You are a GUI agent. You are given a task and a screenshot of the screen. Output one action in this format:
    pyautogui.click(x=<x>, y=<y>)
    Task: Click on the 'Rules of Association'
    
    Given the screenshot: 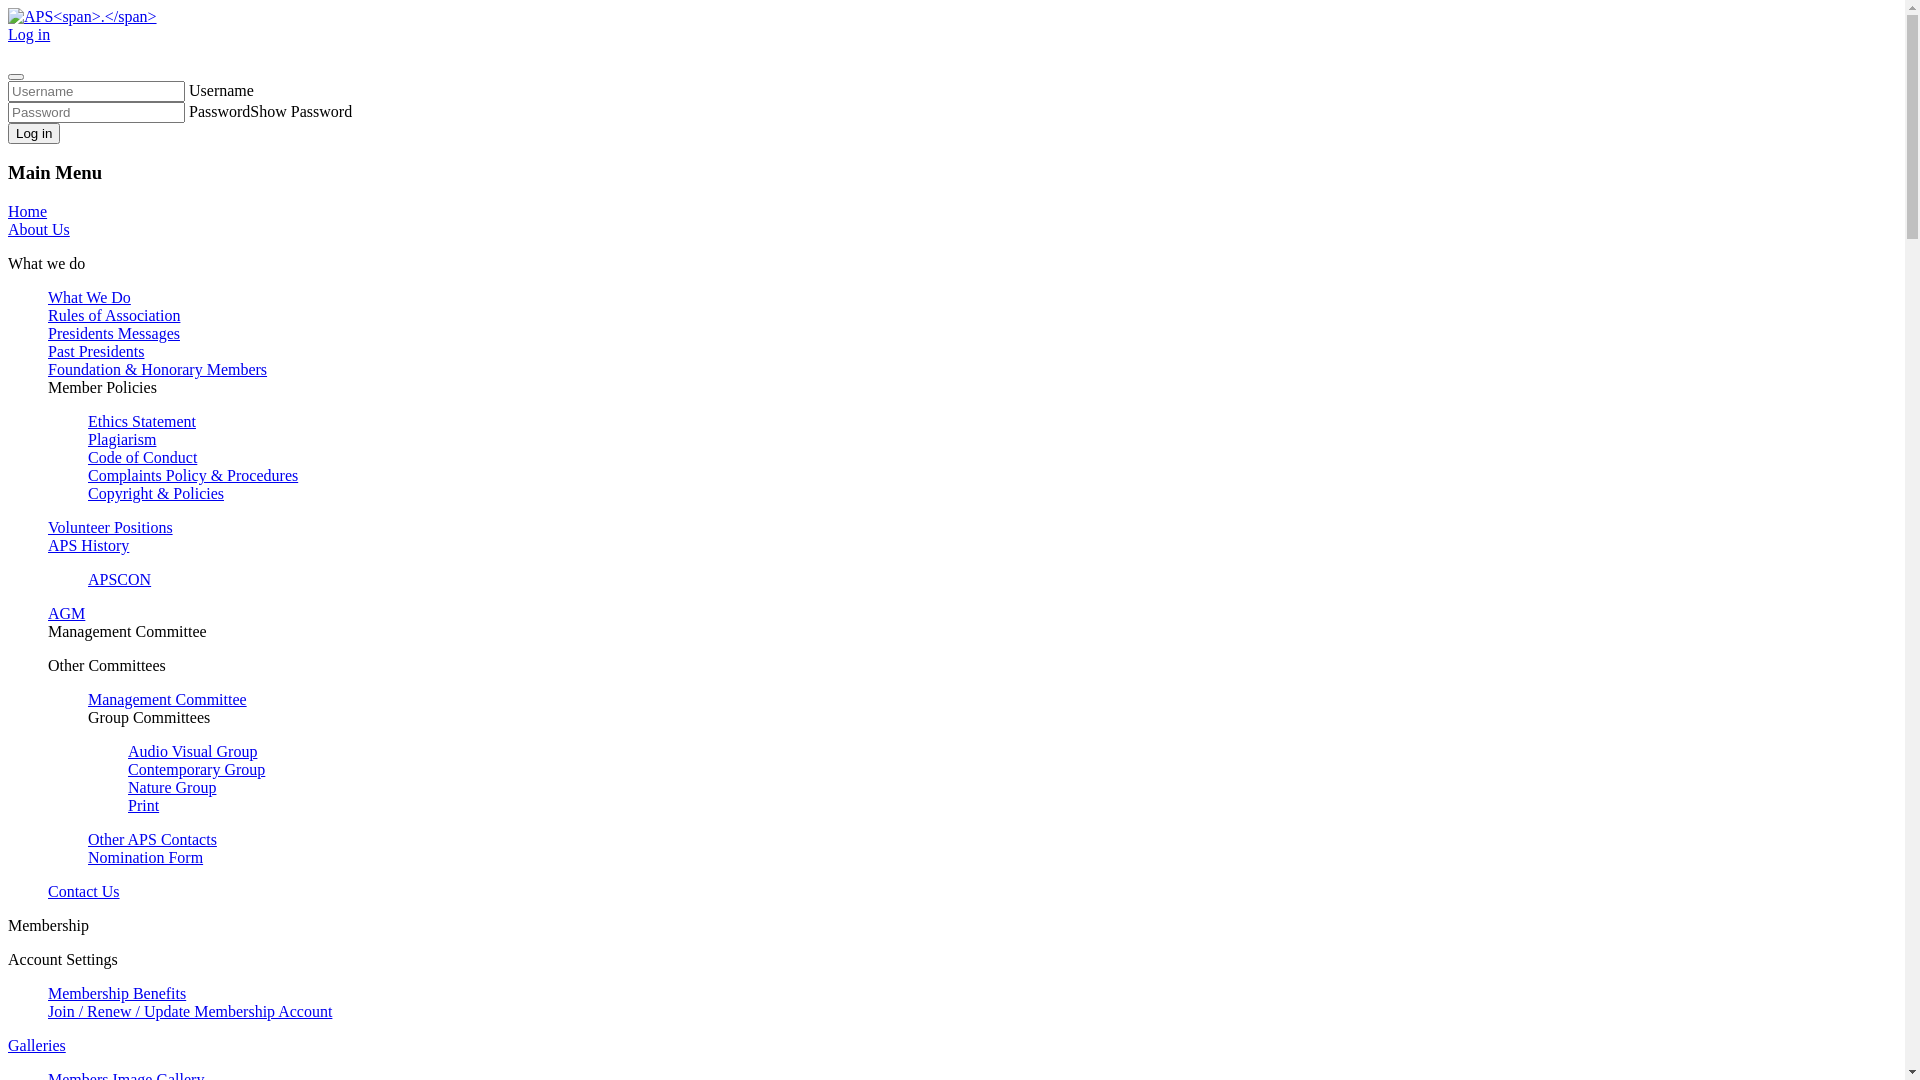 What is the action you would take?
    pyautogui.click(x=113, y=315)
    